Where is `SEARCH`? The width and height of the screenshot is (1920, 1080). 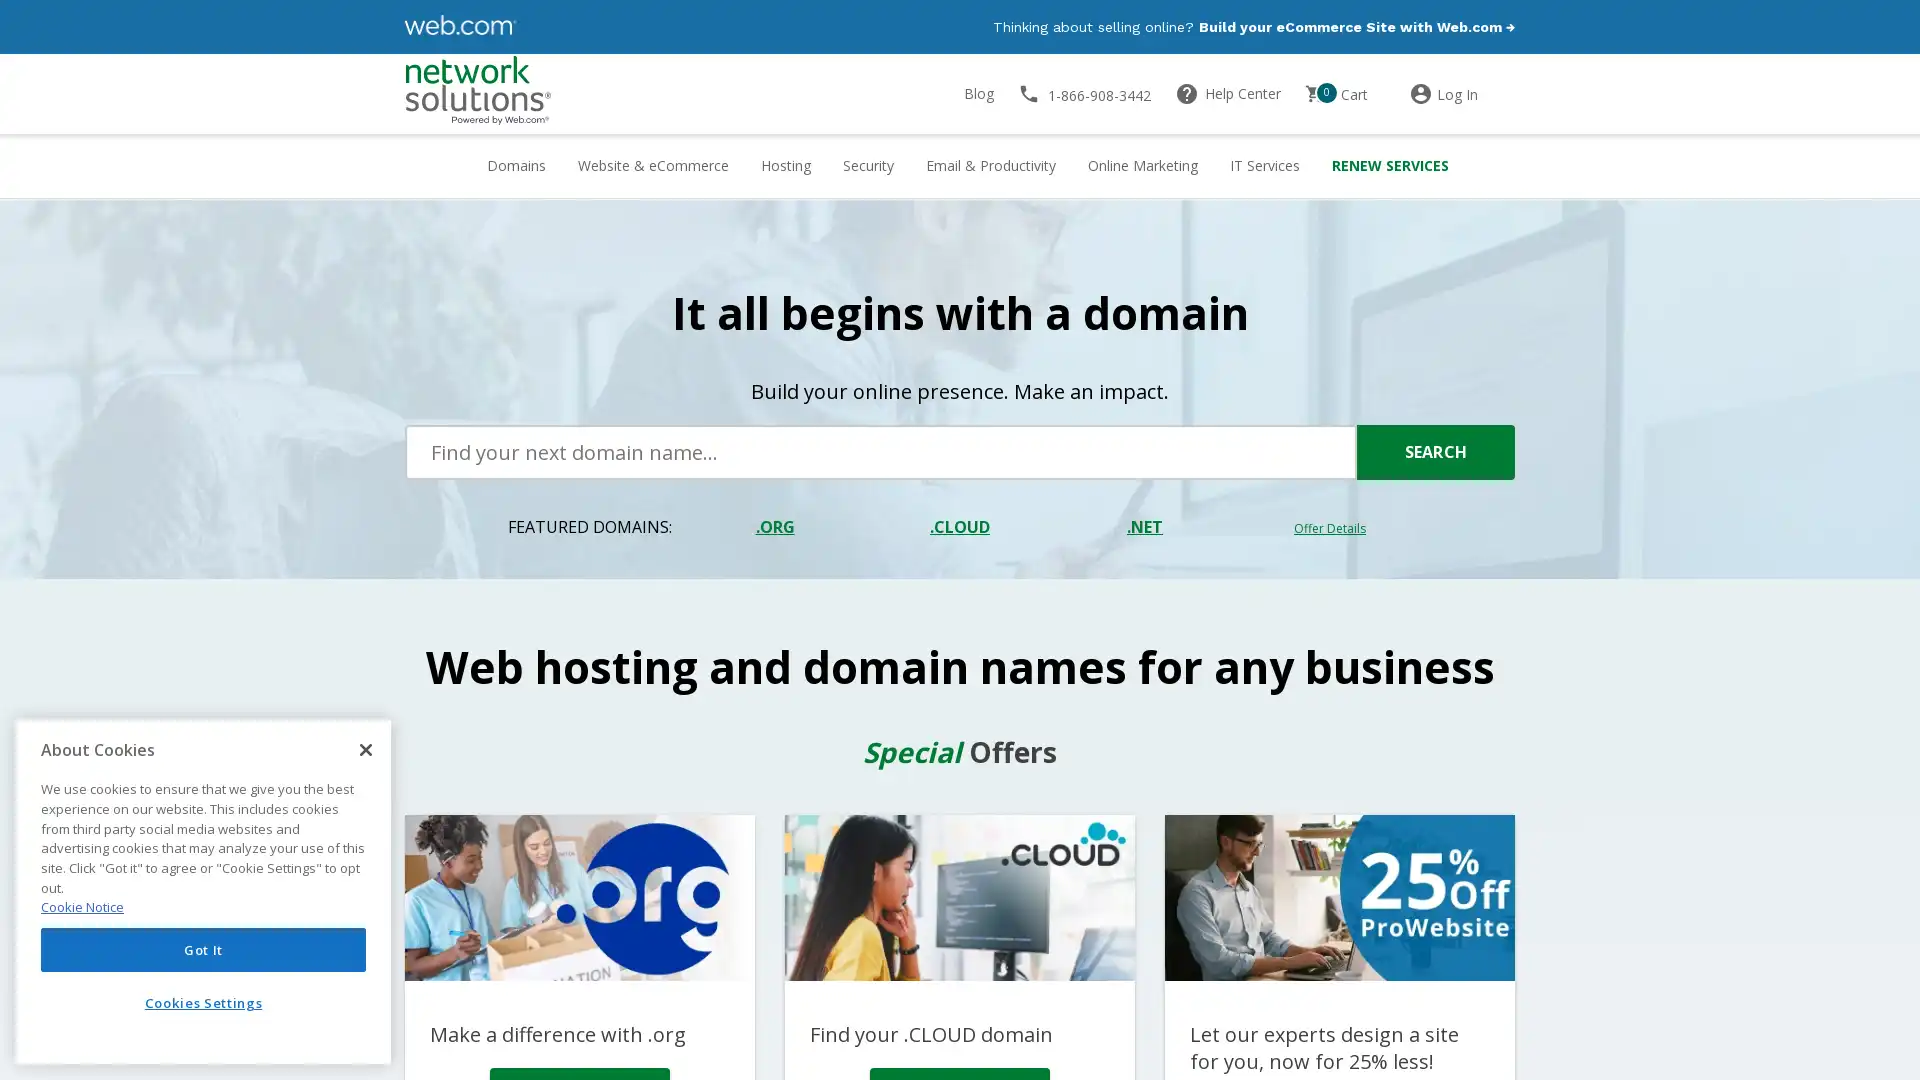 SEARCH is located at coordinates (1434, 452).